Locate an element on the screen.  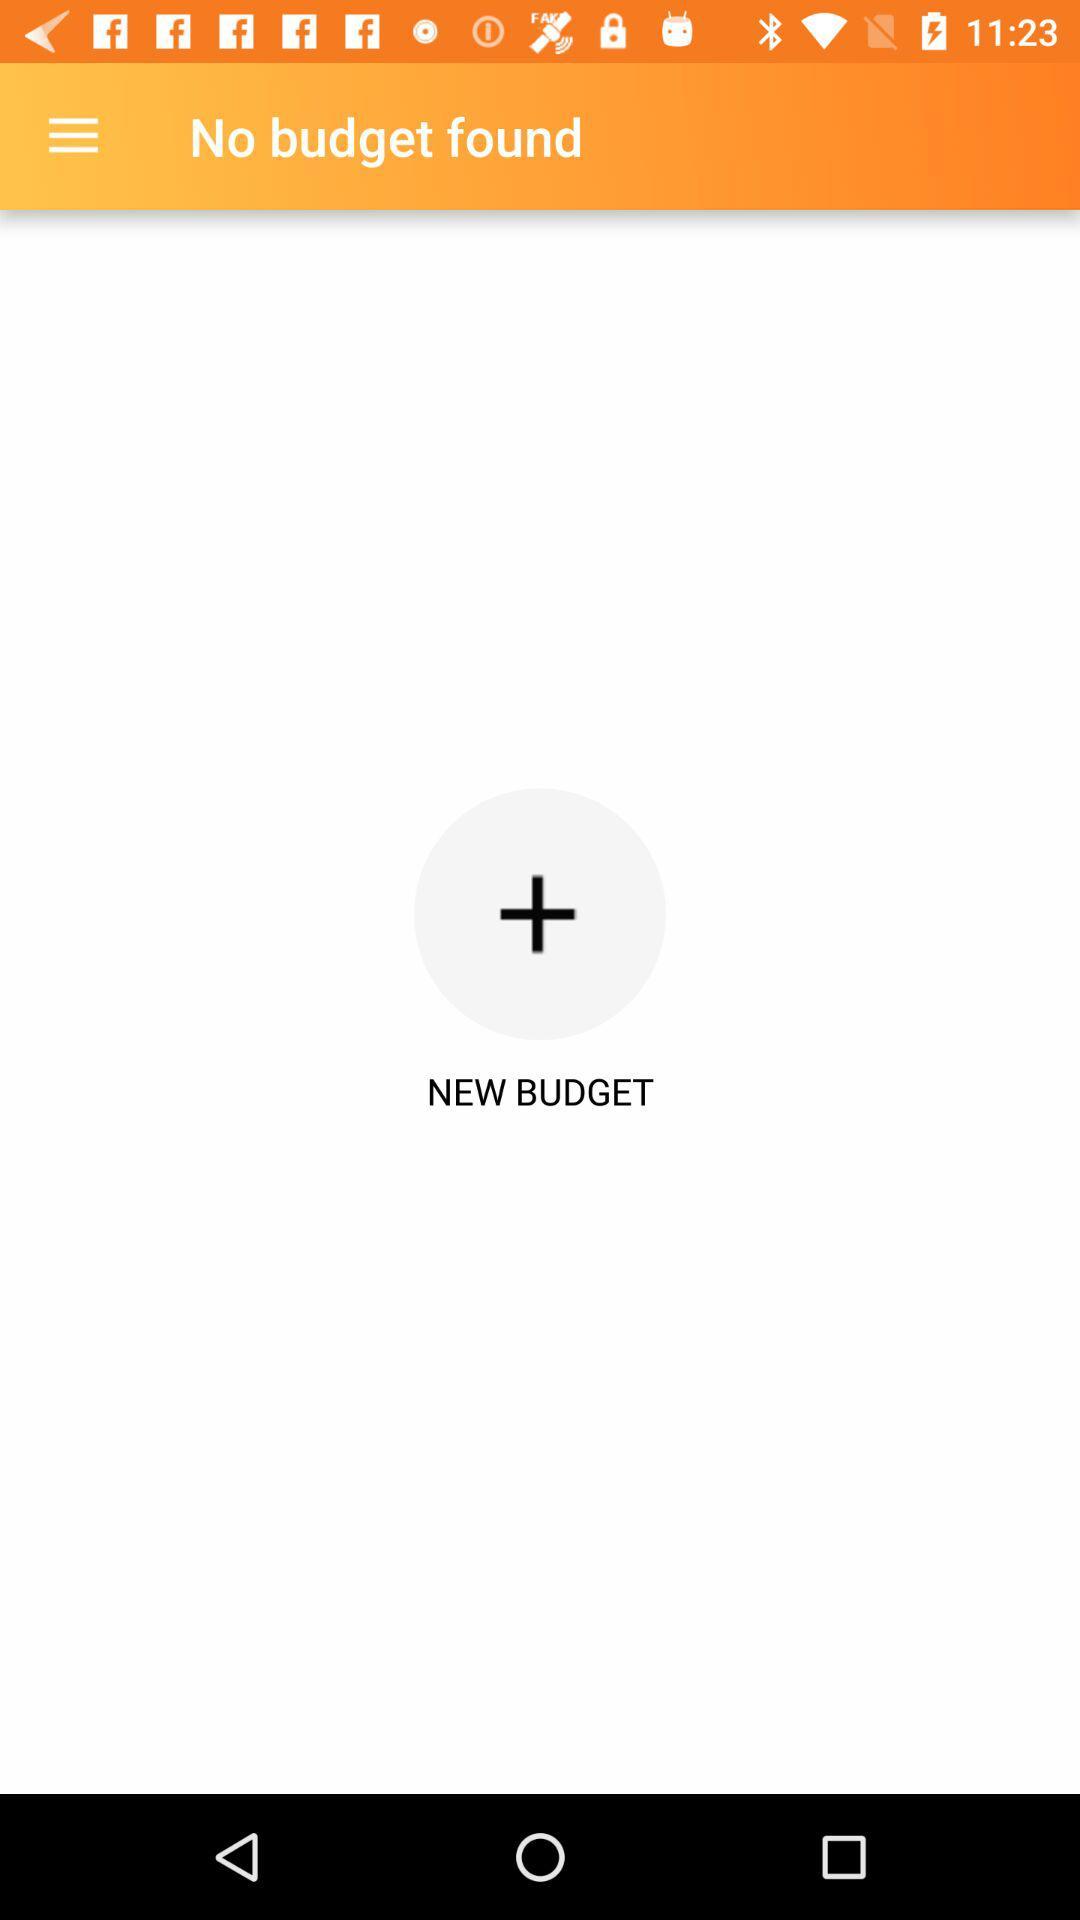
new budget item is located at coordinates (540, 1090).